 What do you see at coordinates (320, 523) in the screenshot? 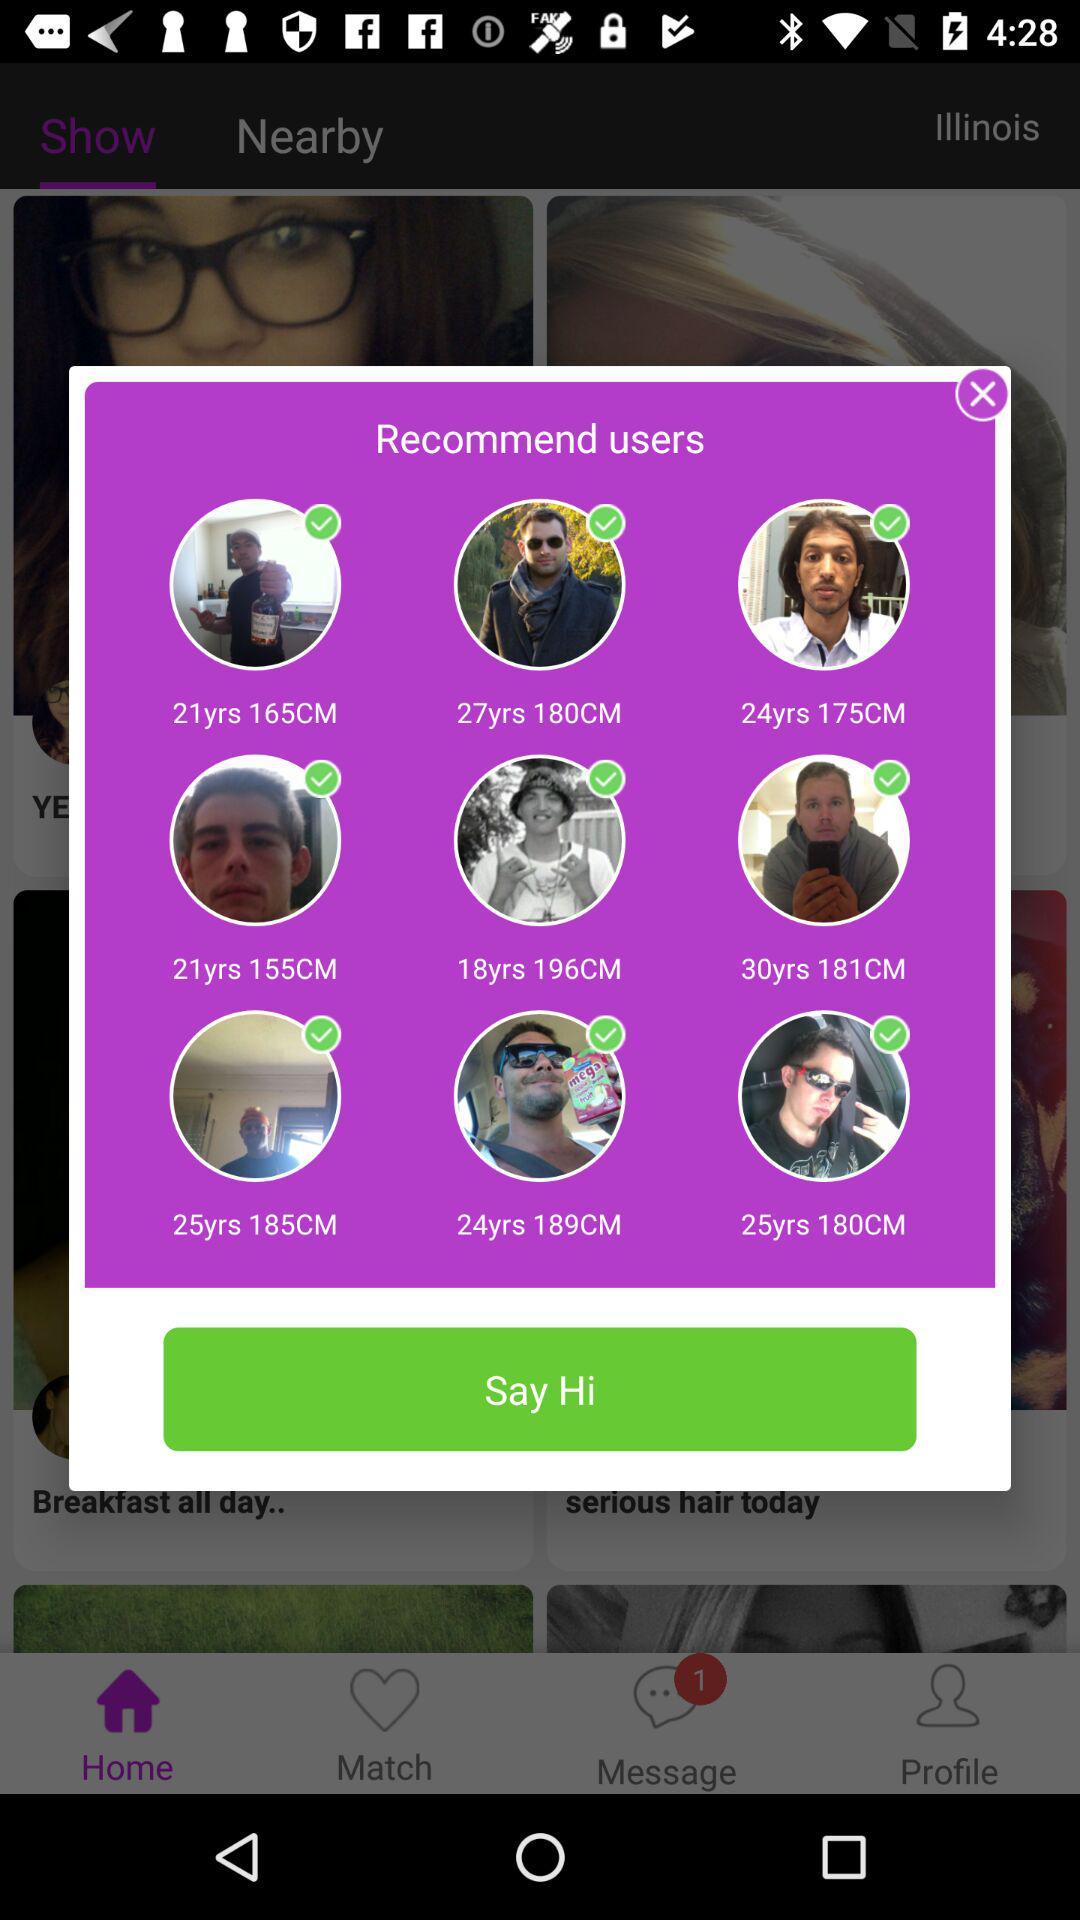
I see `choose option` at bounding box center [320, 523].